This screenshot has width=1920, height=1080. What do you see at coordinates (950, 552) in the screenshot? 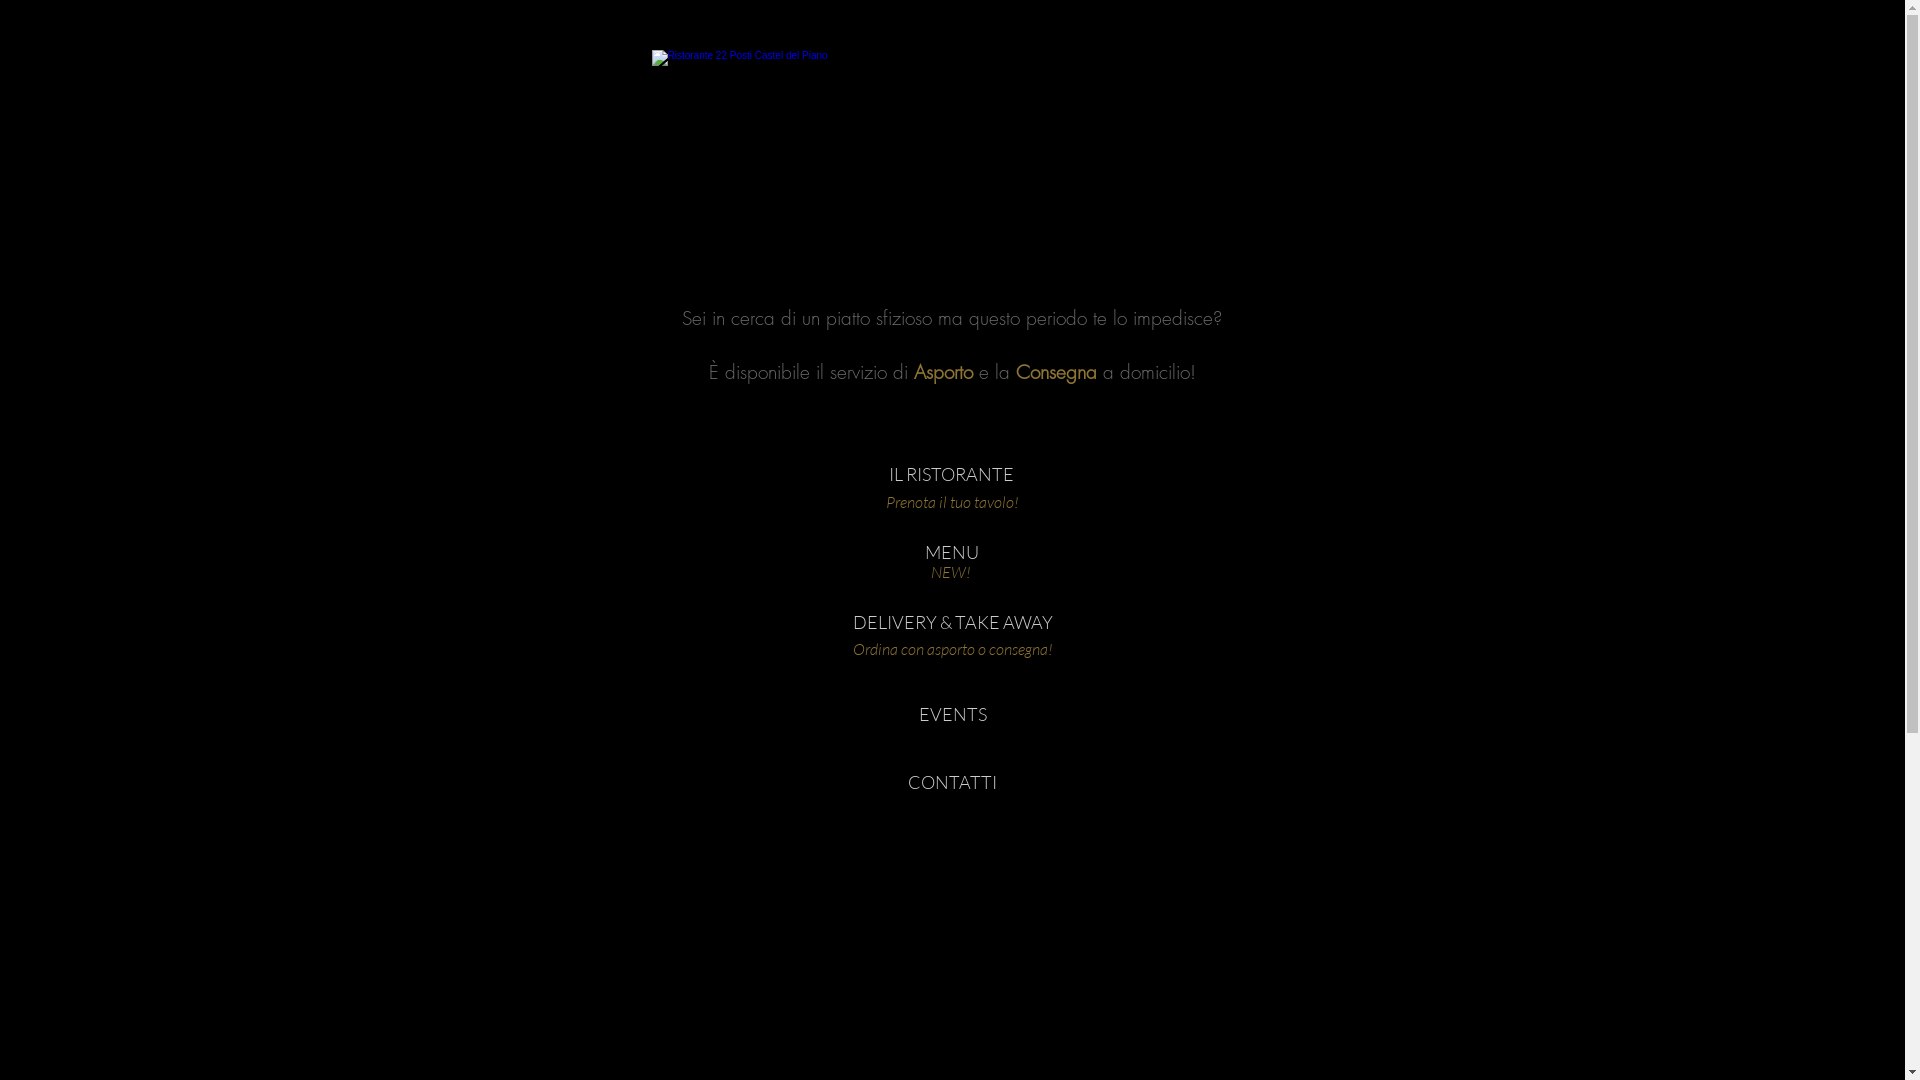
I see `'MENU'` at bounding box center [950, 552].